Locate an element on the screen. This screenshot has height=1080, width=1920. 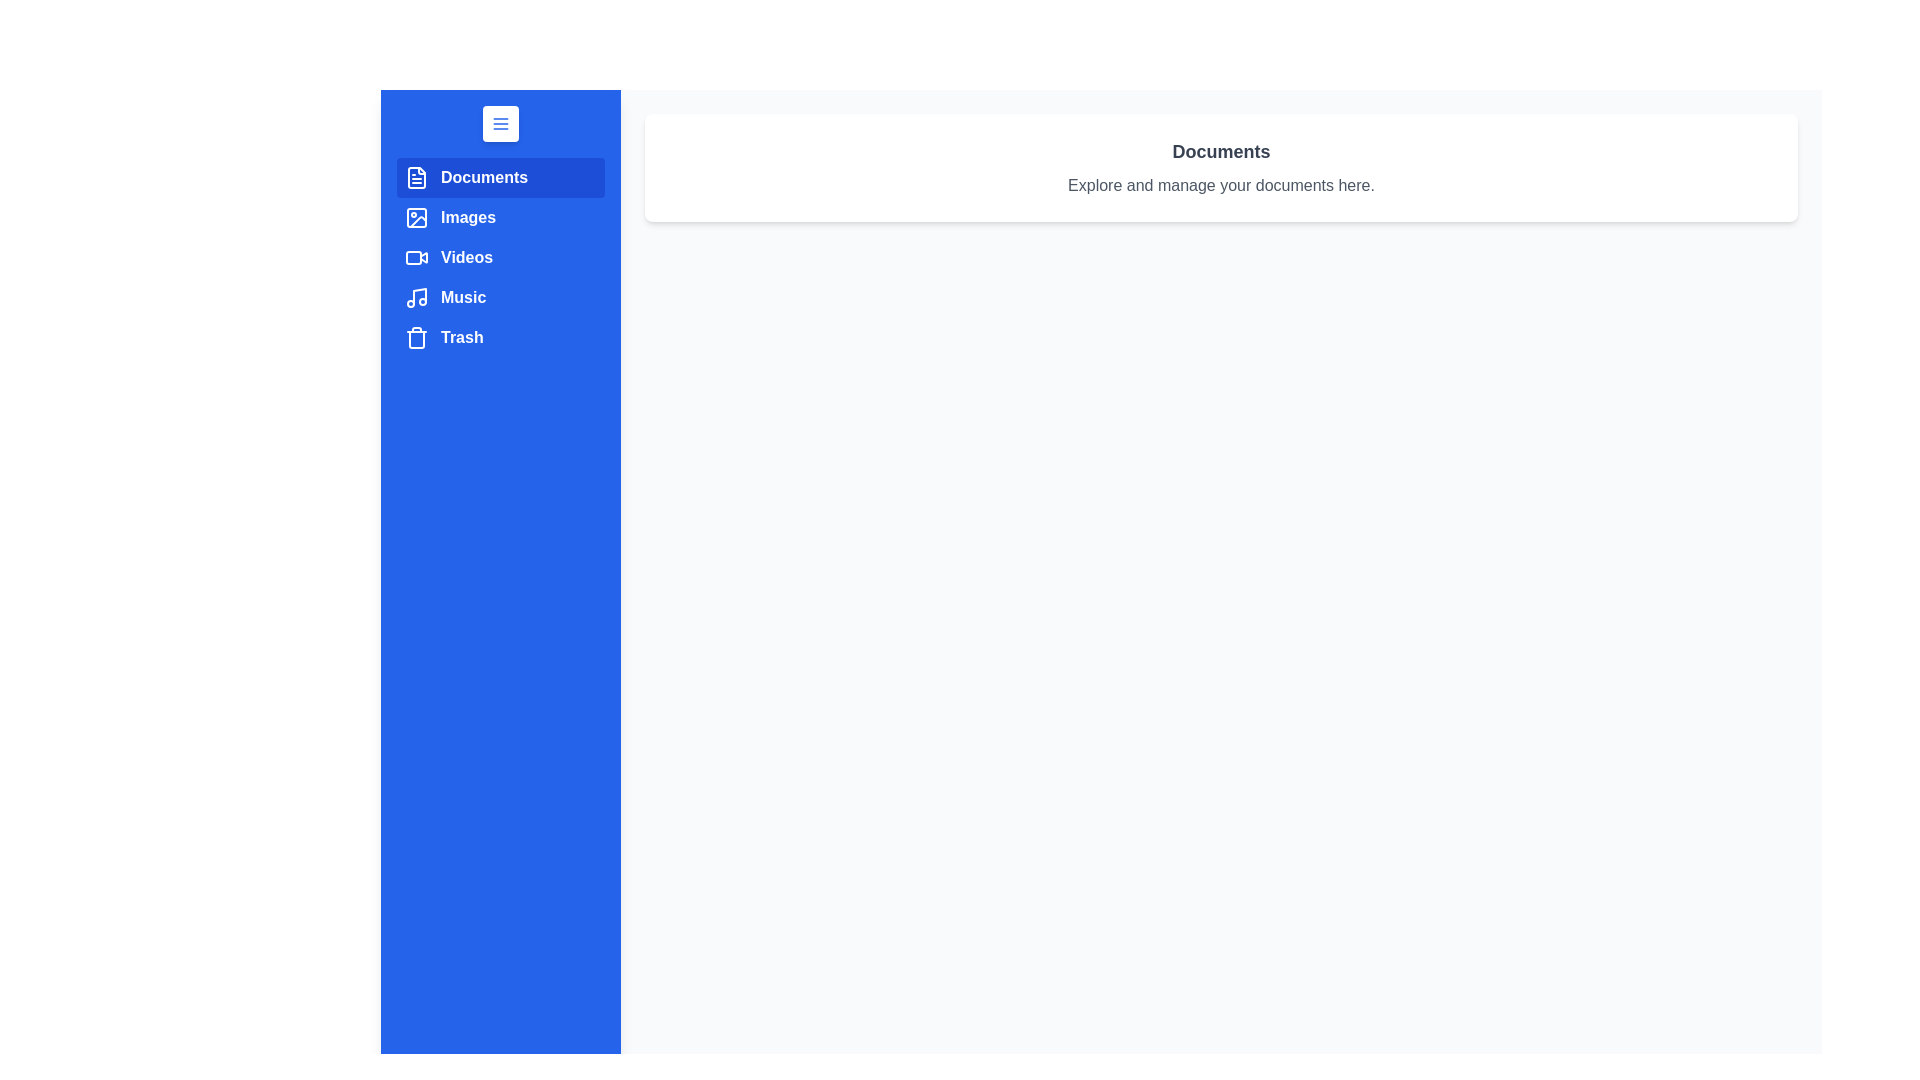
the category Music from the sidebar is located at coordinates (500, 297).